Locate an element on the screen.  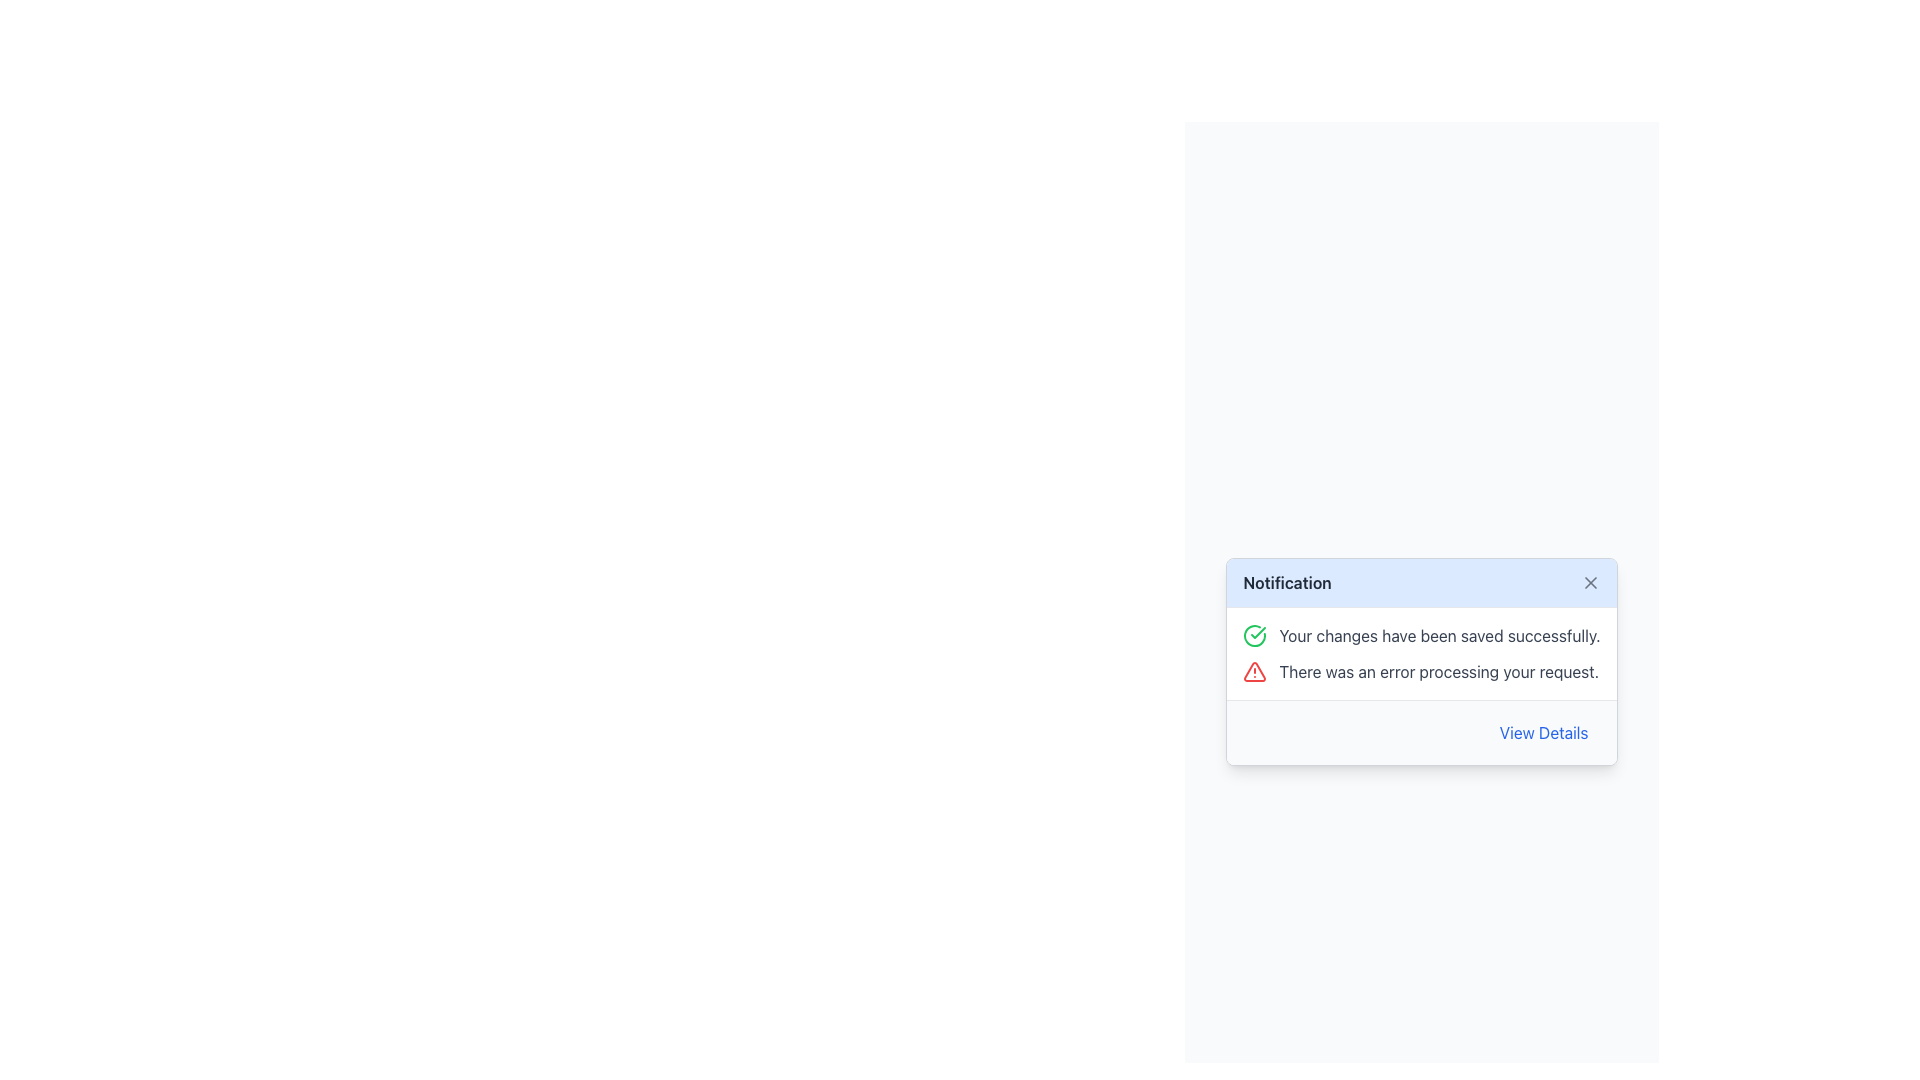
the decorative 'X' icon button in the top-right corner of the notification header is located at coordinates (1589, 582).